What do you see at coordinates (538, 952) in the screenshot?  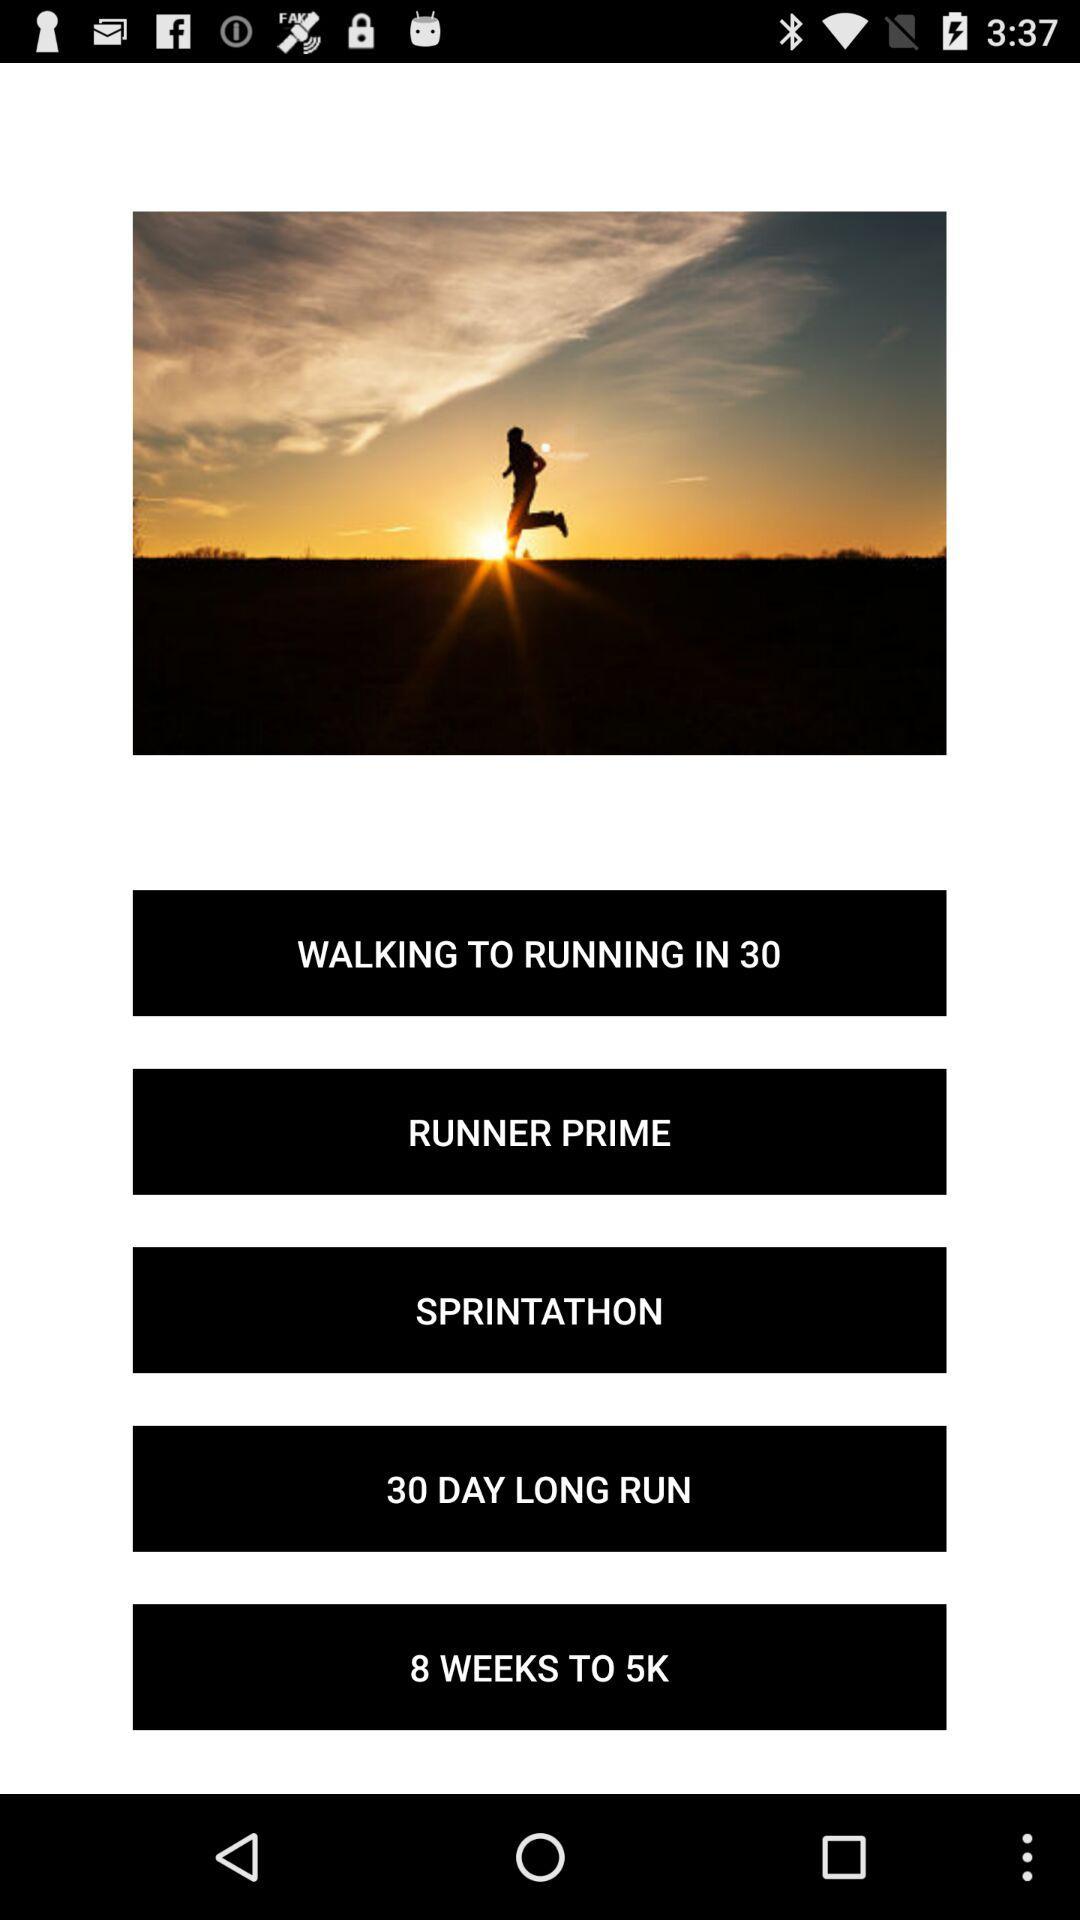 I see `the walking to running item` at bounding box center [538, 952].